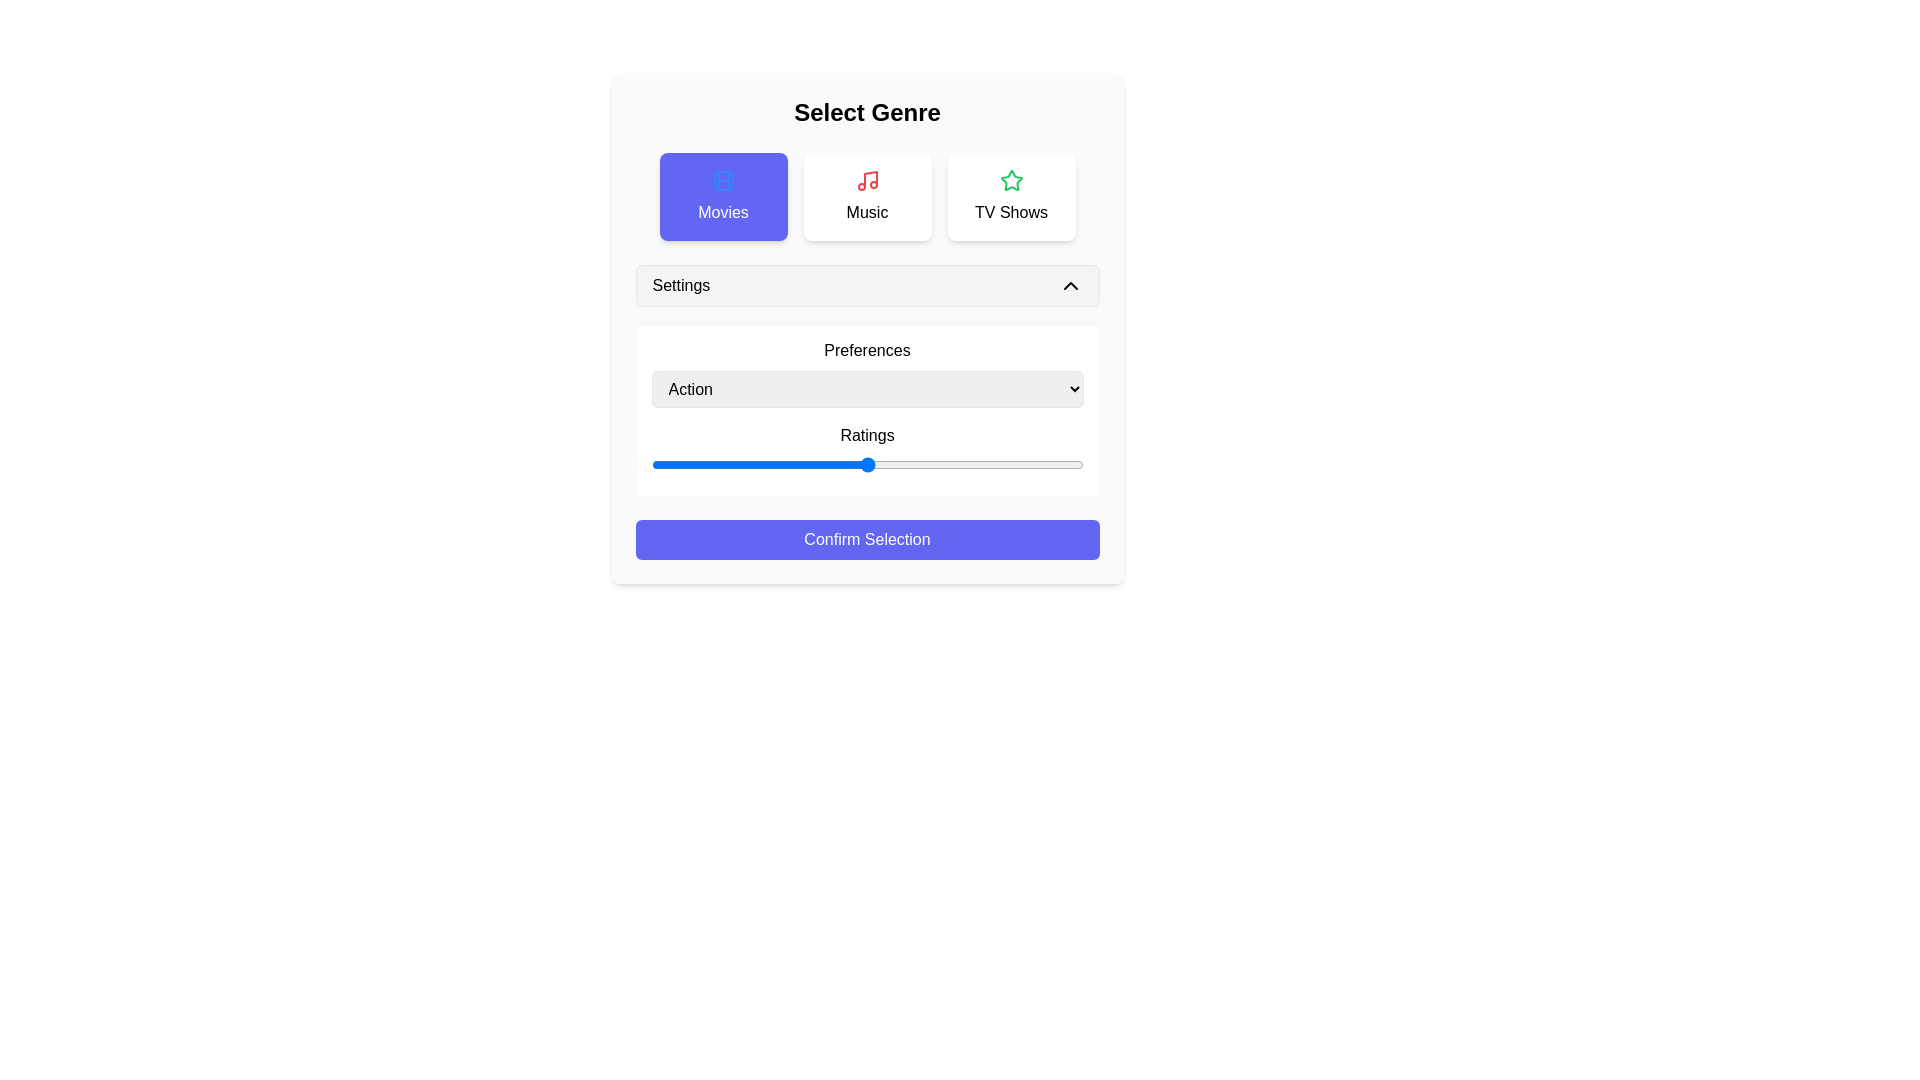 This screenshot has height=1080, width=1920. Describe the element at coordinates (867, 181) in the screenshot. I see `the red music-note icon located inside the 'Music' button, which is positioned between the 'Movies' button and the 'TV Shows' button in the genre selection options` at that location.